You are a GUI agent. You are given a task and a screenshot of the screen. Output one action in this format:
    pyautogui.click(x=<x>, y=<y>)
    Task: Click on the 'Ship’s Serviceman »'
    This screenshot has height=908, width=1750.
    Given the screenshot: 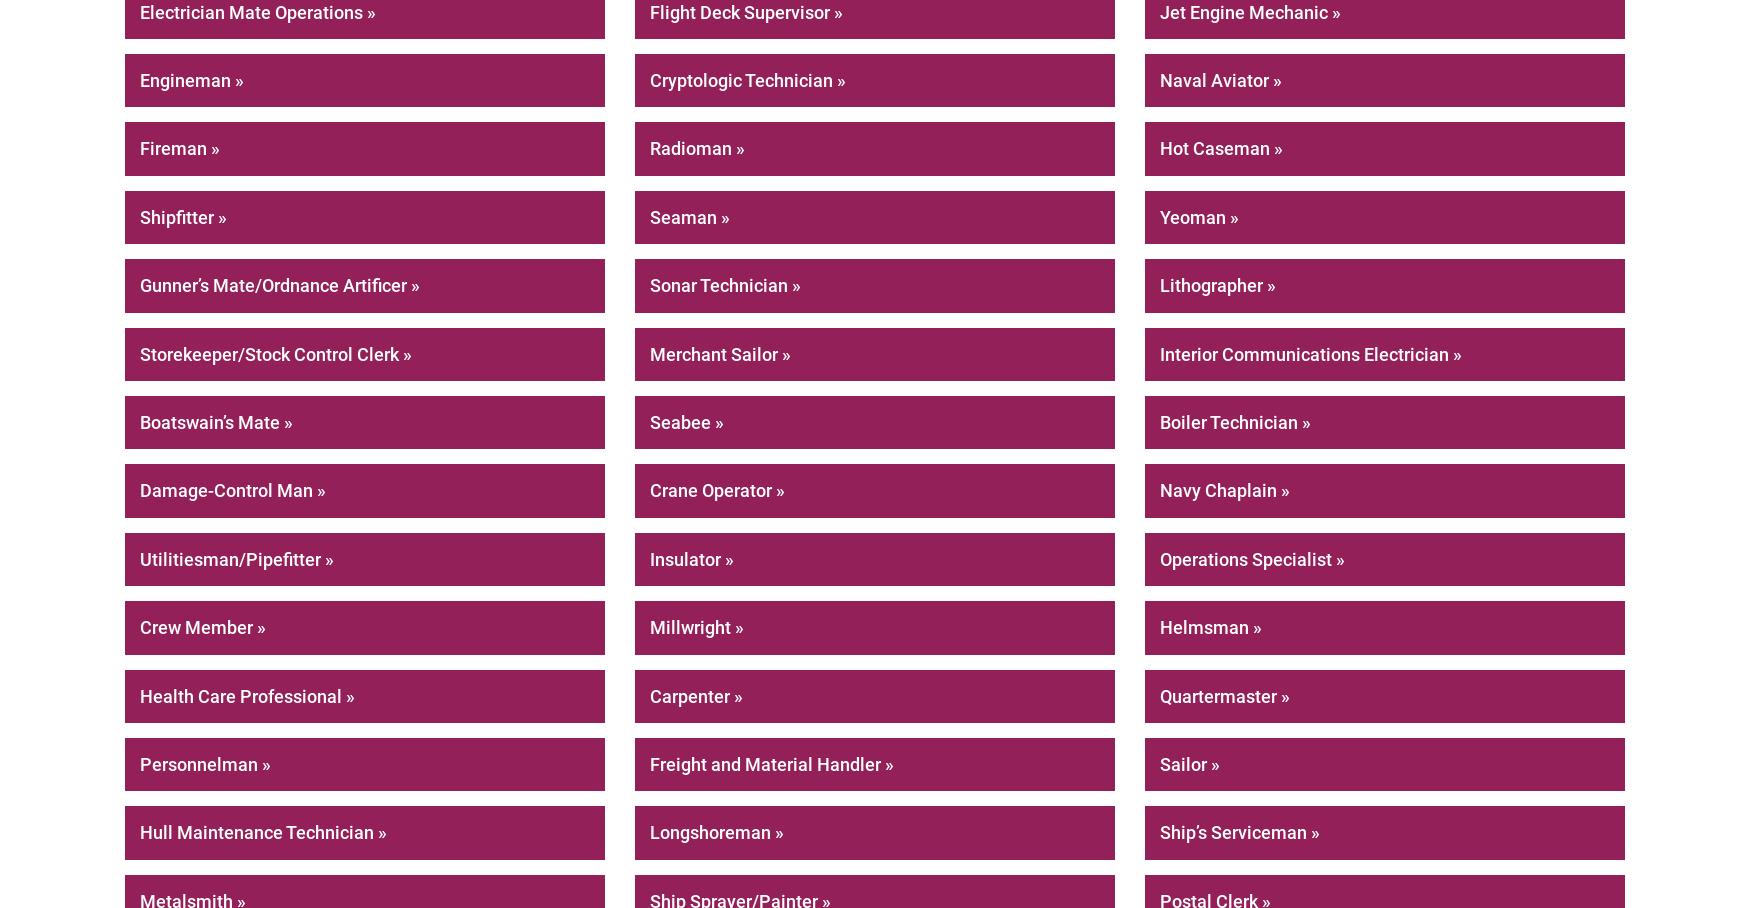 What is the action you would take?
    pyautogui.click(x=1159, y=832)
    